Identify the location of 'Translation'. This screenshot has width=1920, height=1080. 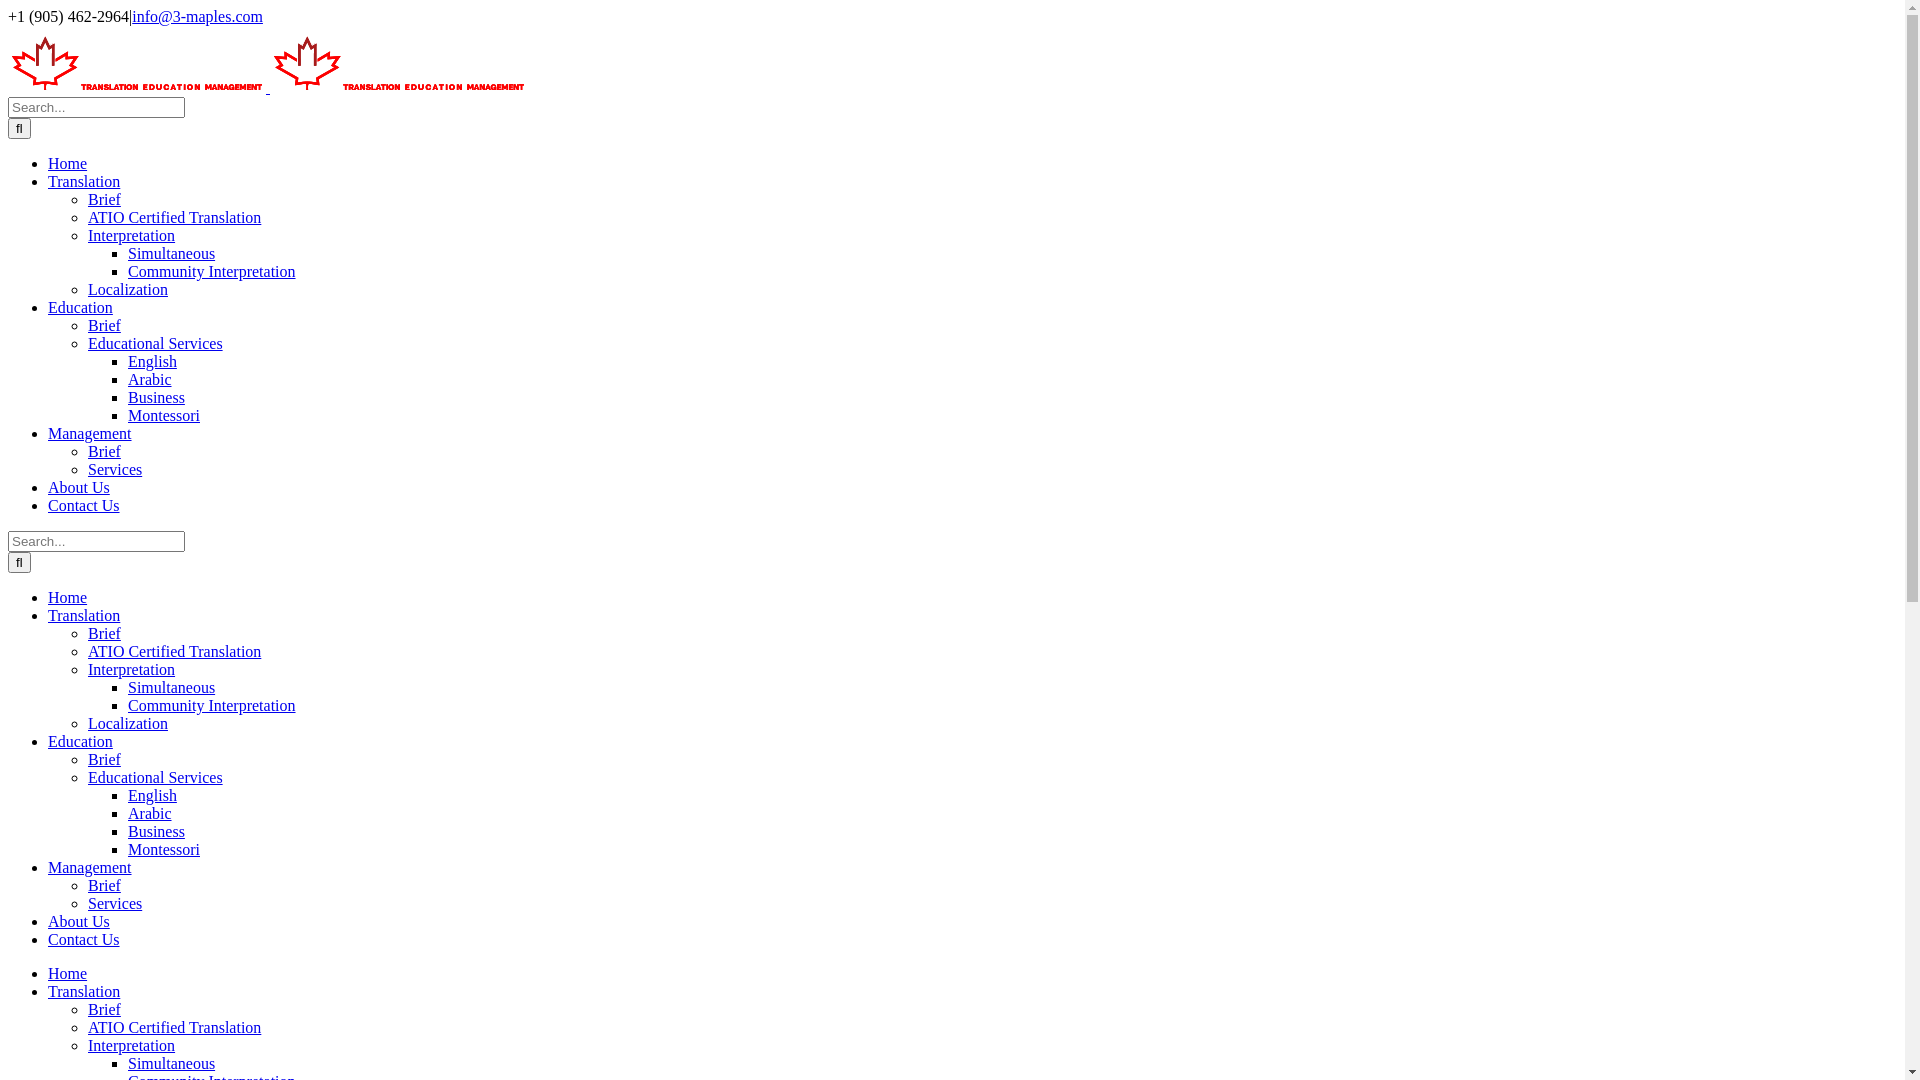
(82, 614).